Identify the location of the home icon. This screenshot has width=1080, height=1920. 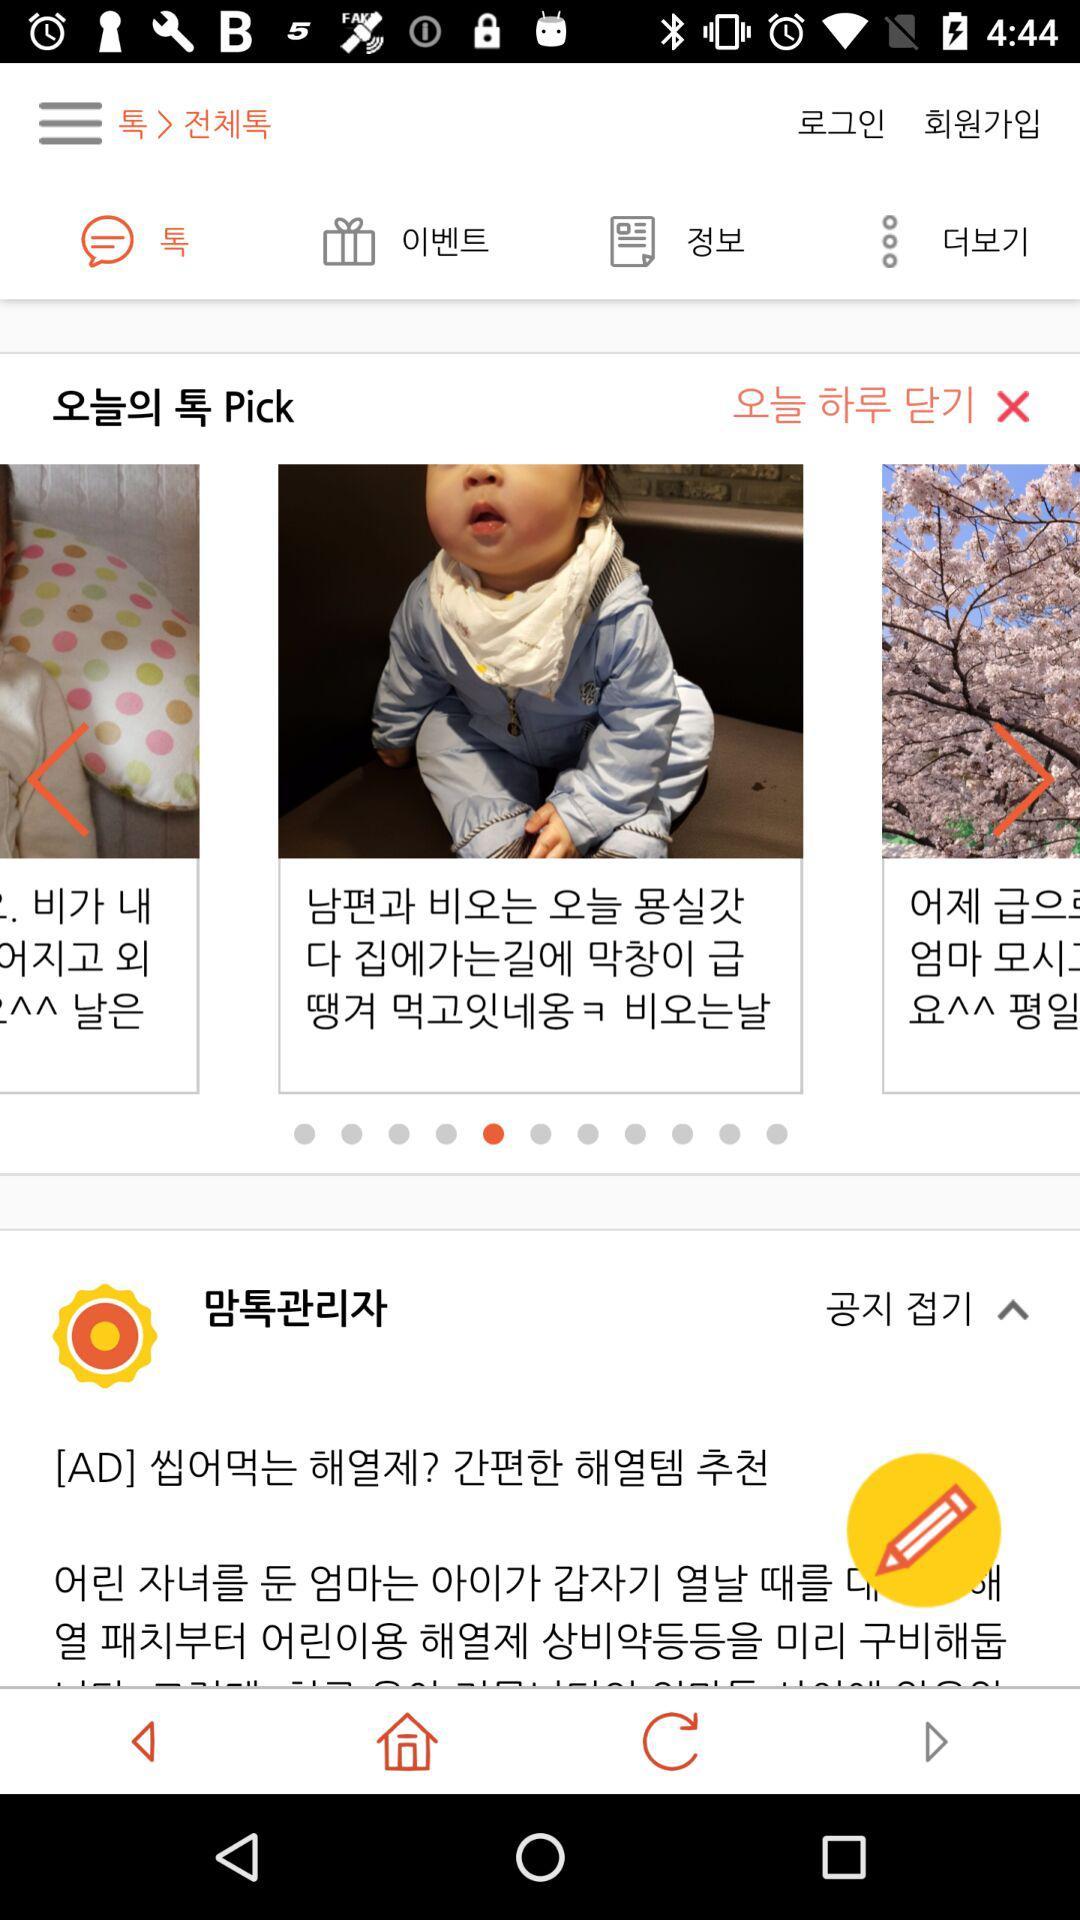
(406, 1740).